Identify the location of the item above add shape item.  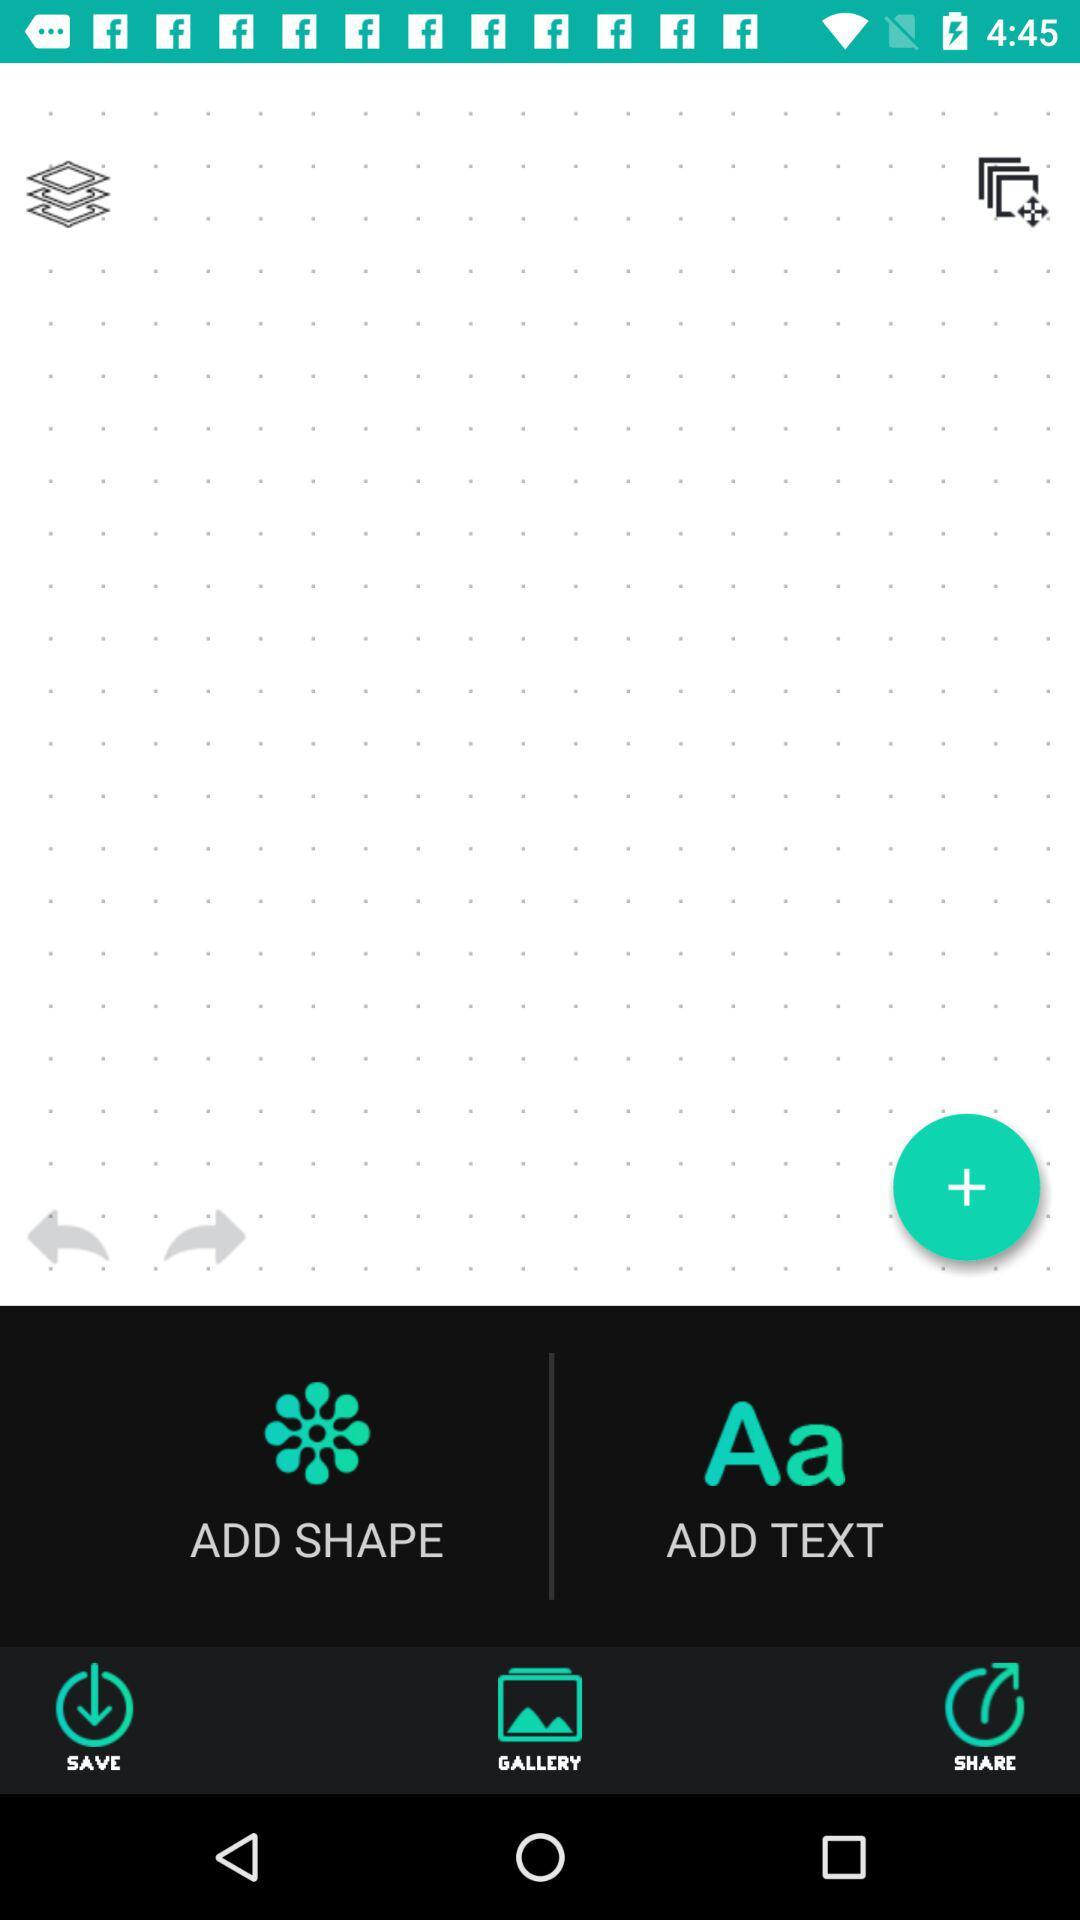
(204, 1236).